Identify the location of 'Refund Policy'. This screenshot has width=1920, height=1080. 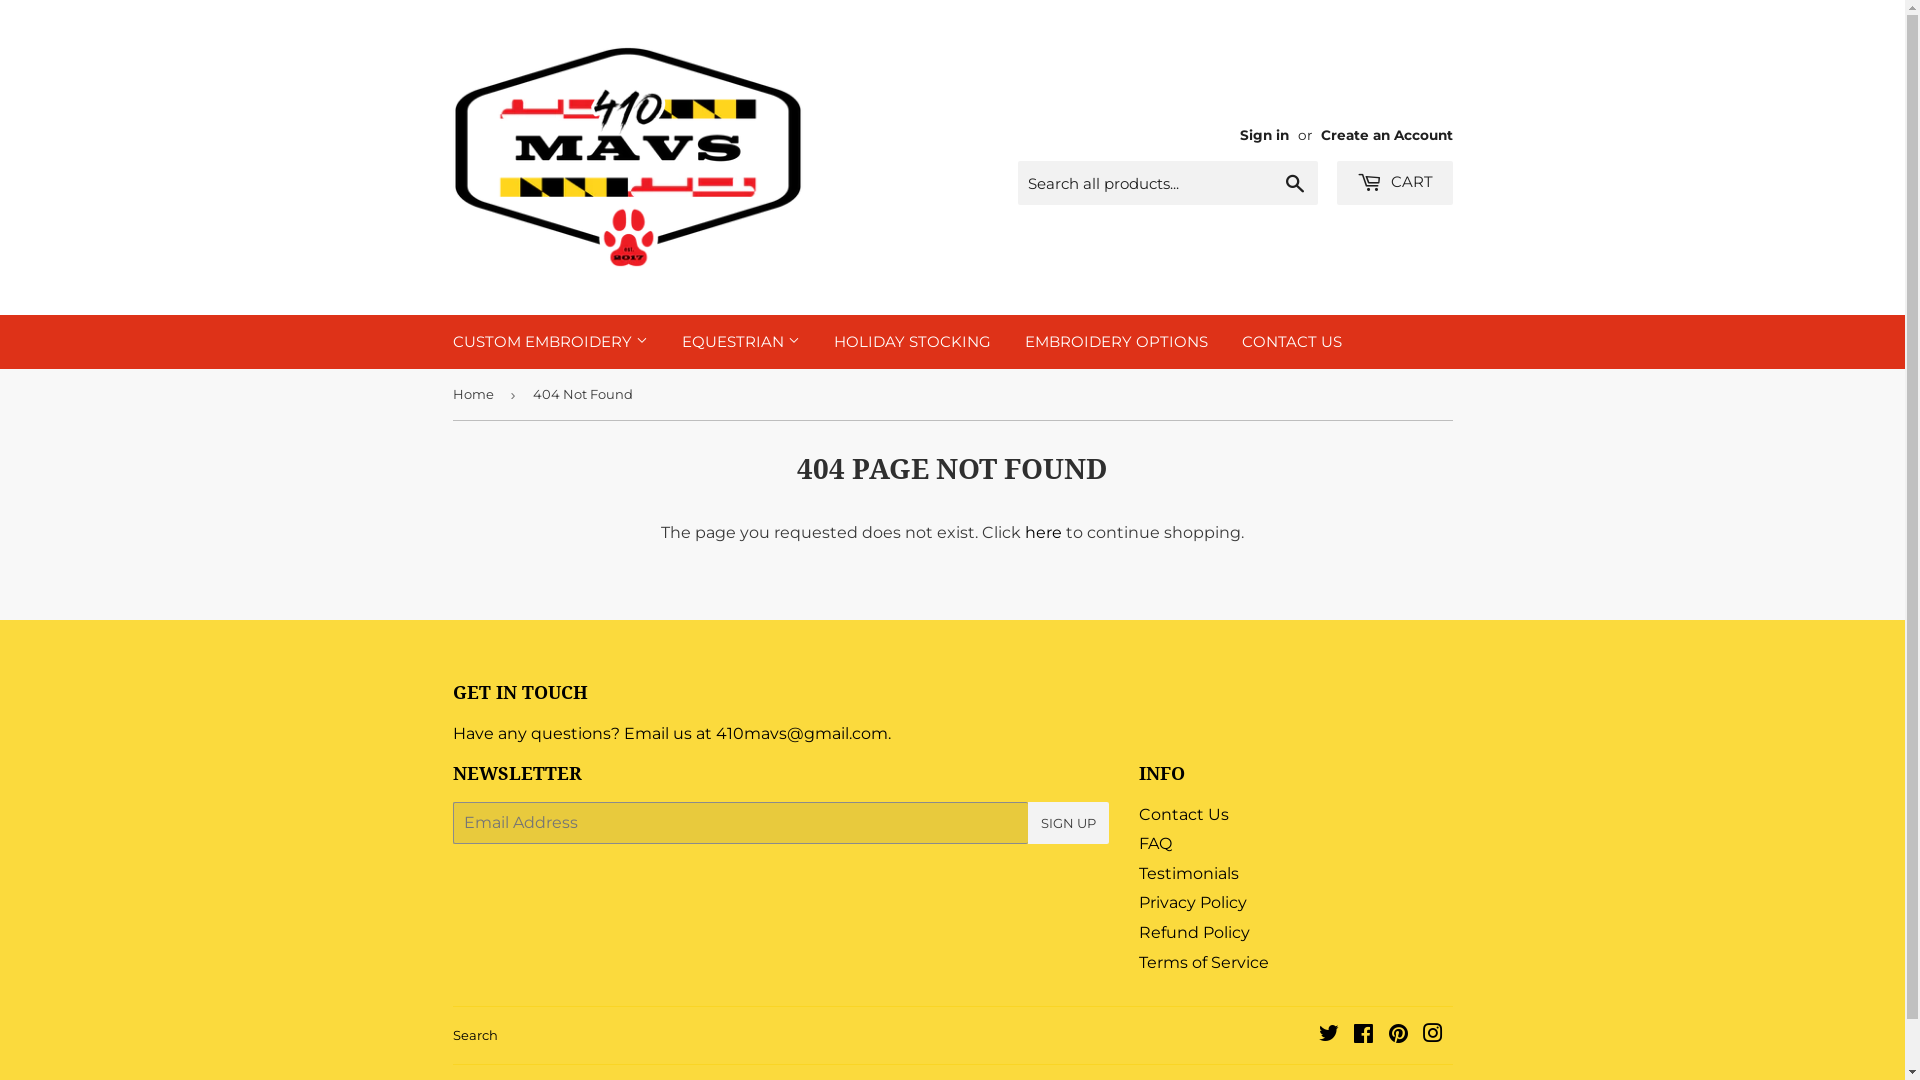
(1138, 932).